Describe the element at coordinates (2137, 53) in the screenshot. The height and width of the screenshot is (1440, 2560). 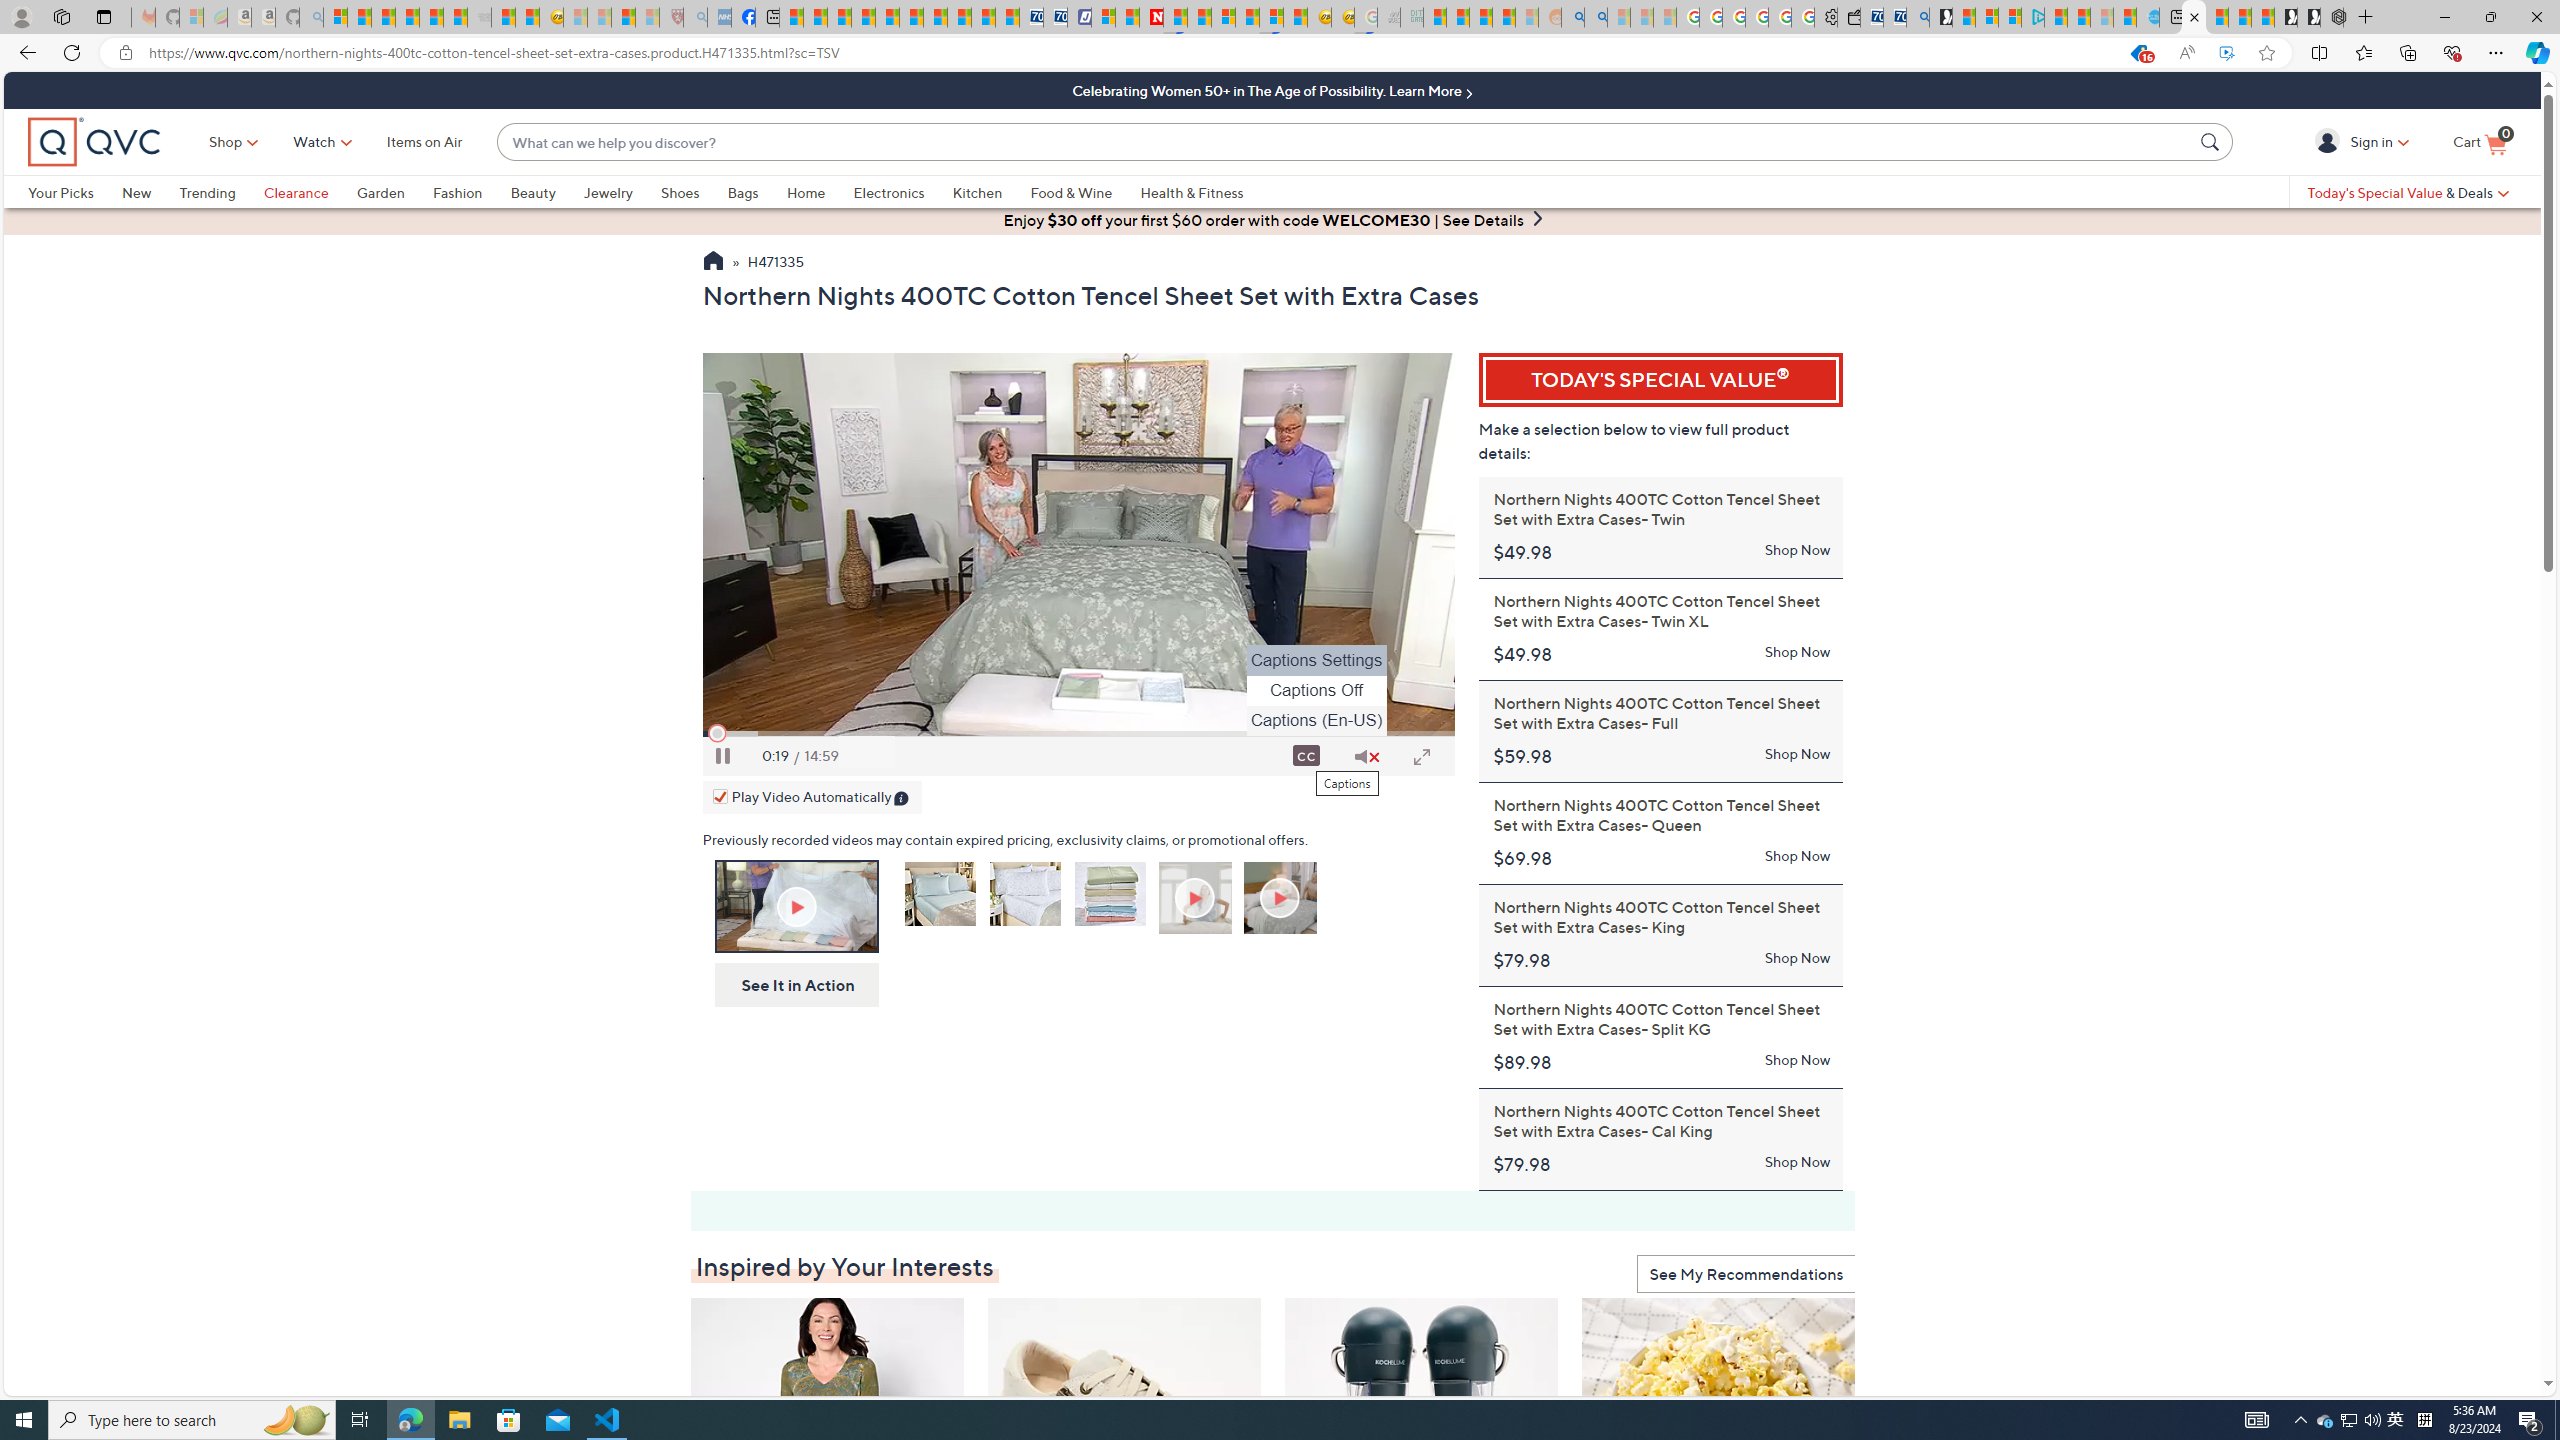
I see `'This site has coupons! Shopping in Microsoft Edge, 16'` at that location.